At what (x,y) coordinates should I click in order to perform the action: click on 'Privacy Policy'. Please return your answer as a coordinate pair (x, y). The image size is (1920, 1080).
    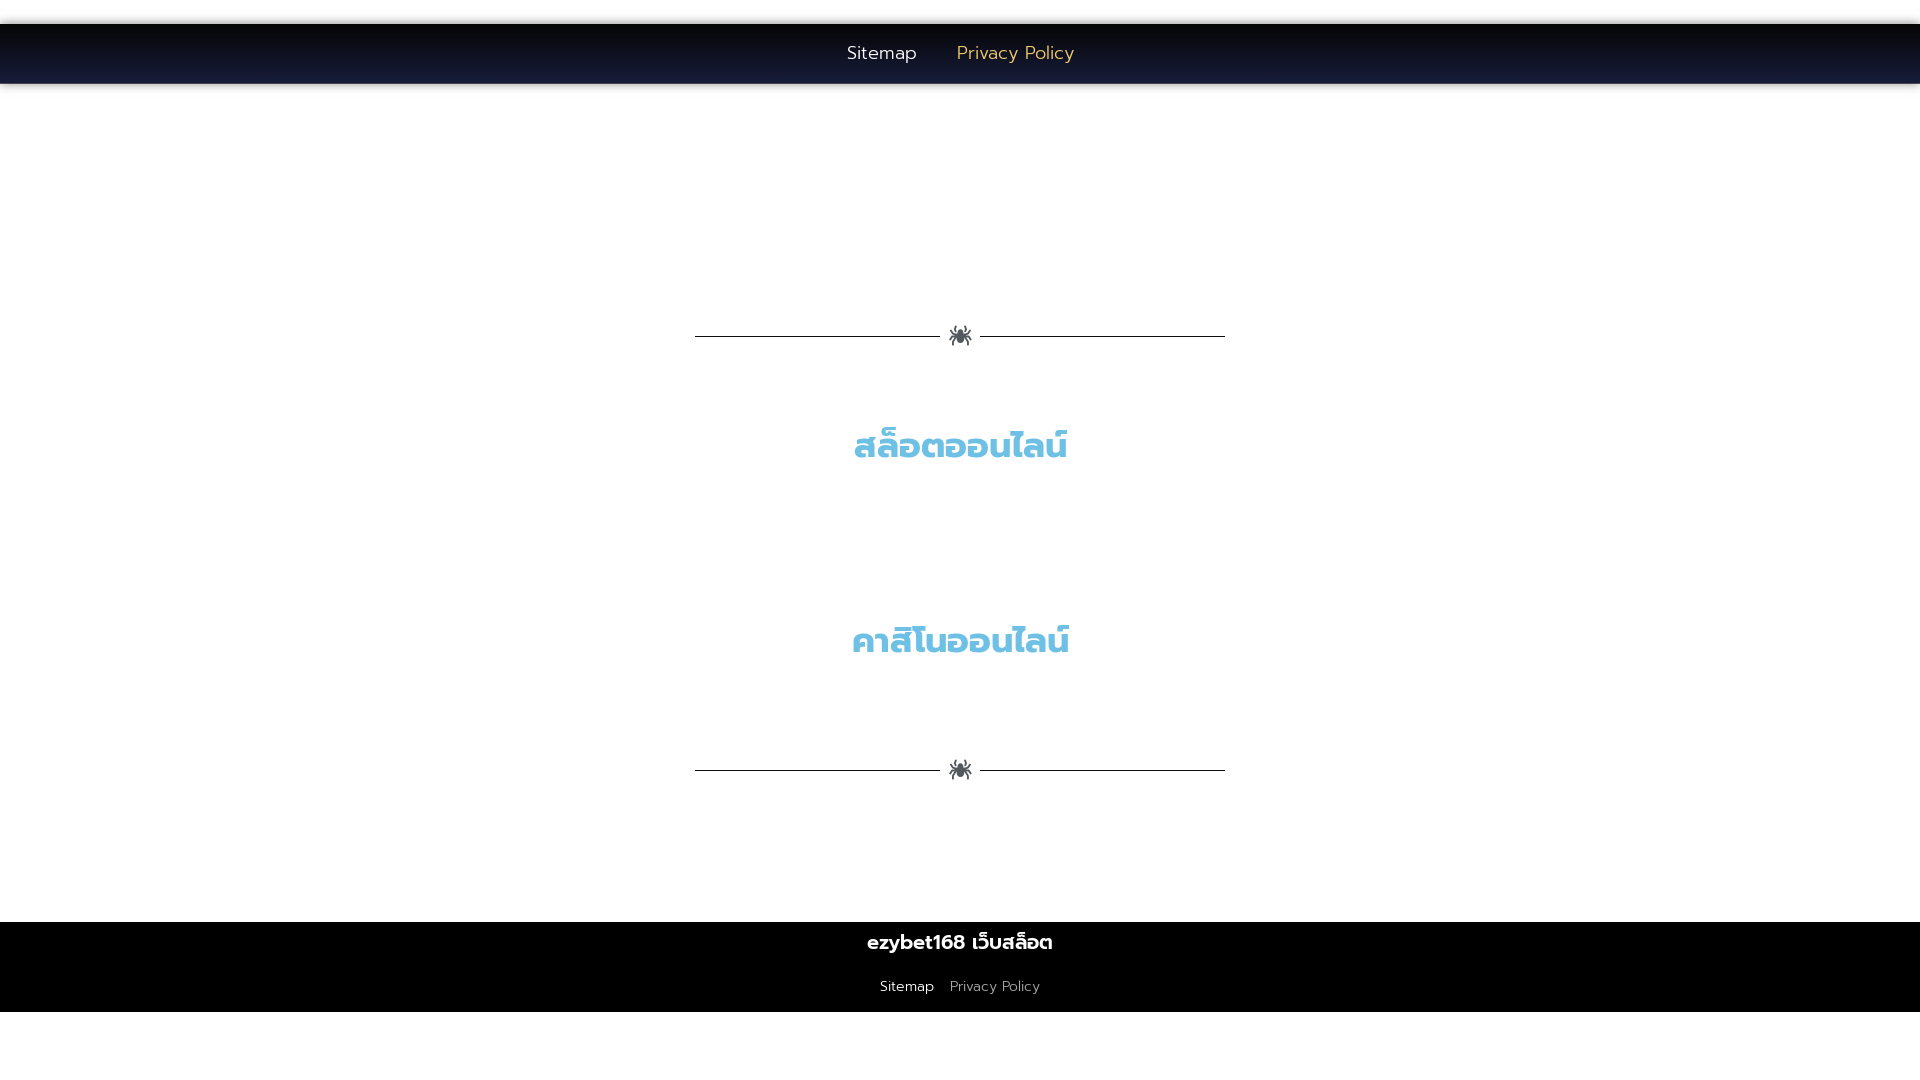
    Looking at the image, I should click on (940, 986).